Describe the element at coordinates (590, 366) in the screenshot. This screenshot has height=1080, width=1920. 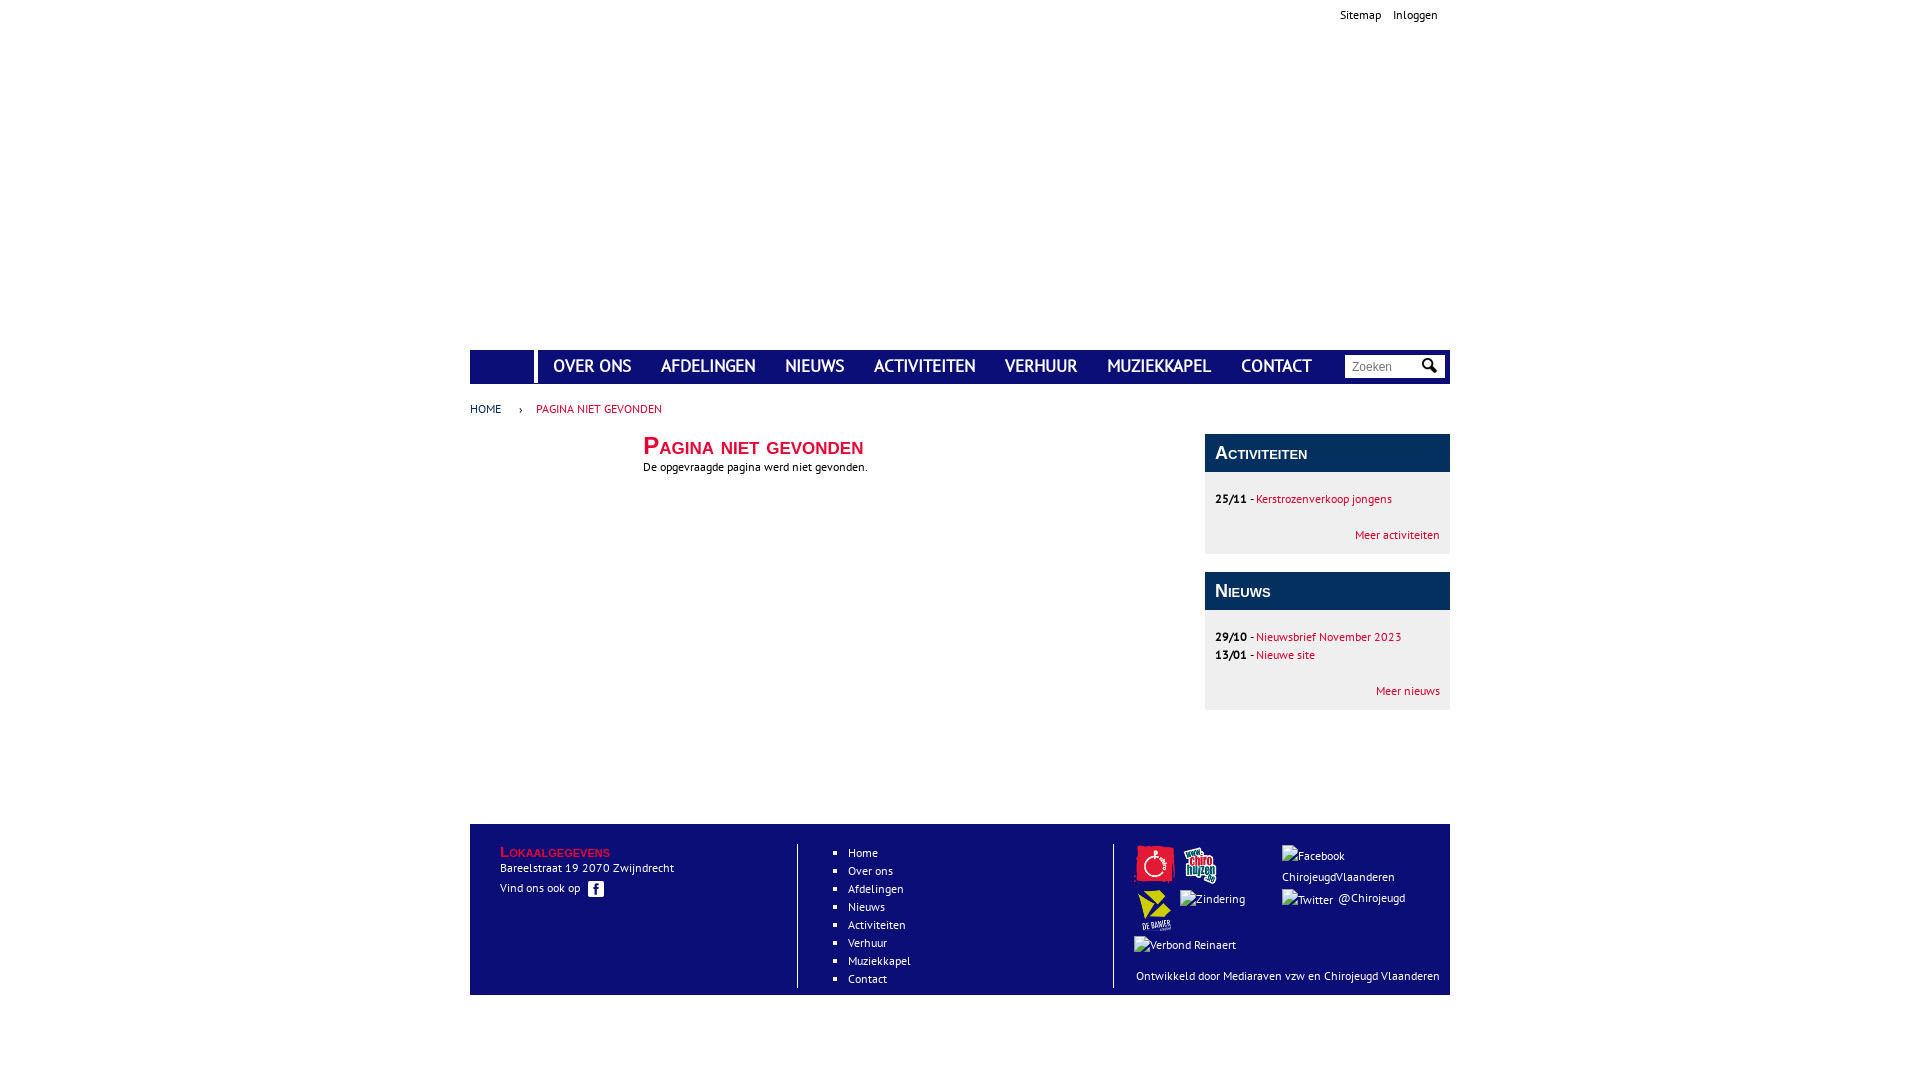
I see `'OVER ONS'` at that location.